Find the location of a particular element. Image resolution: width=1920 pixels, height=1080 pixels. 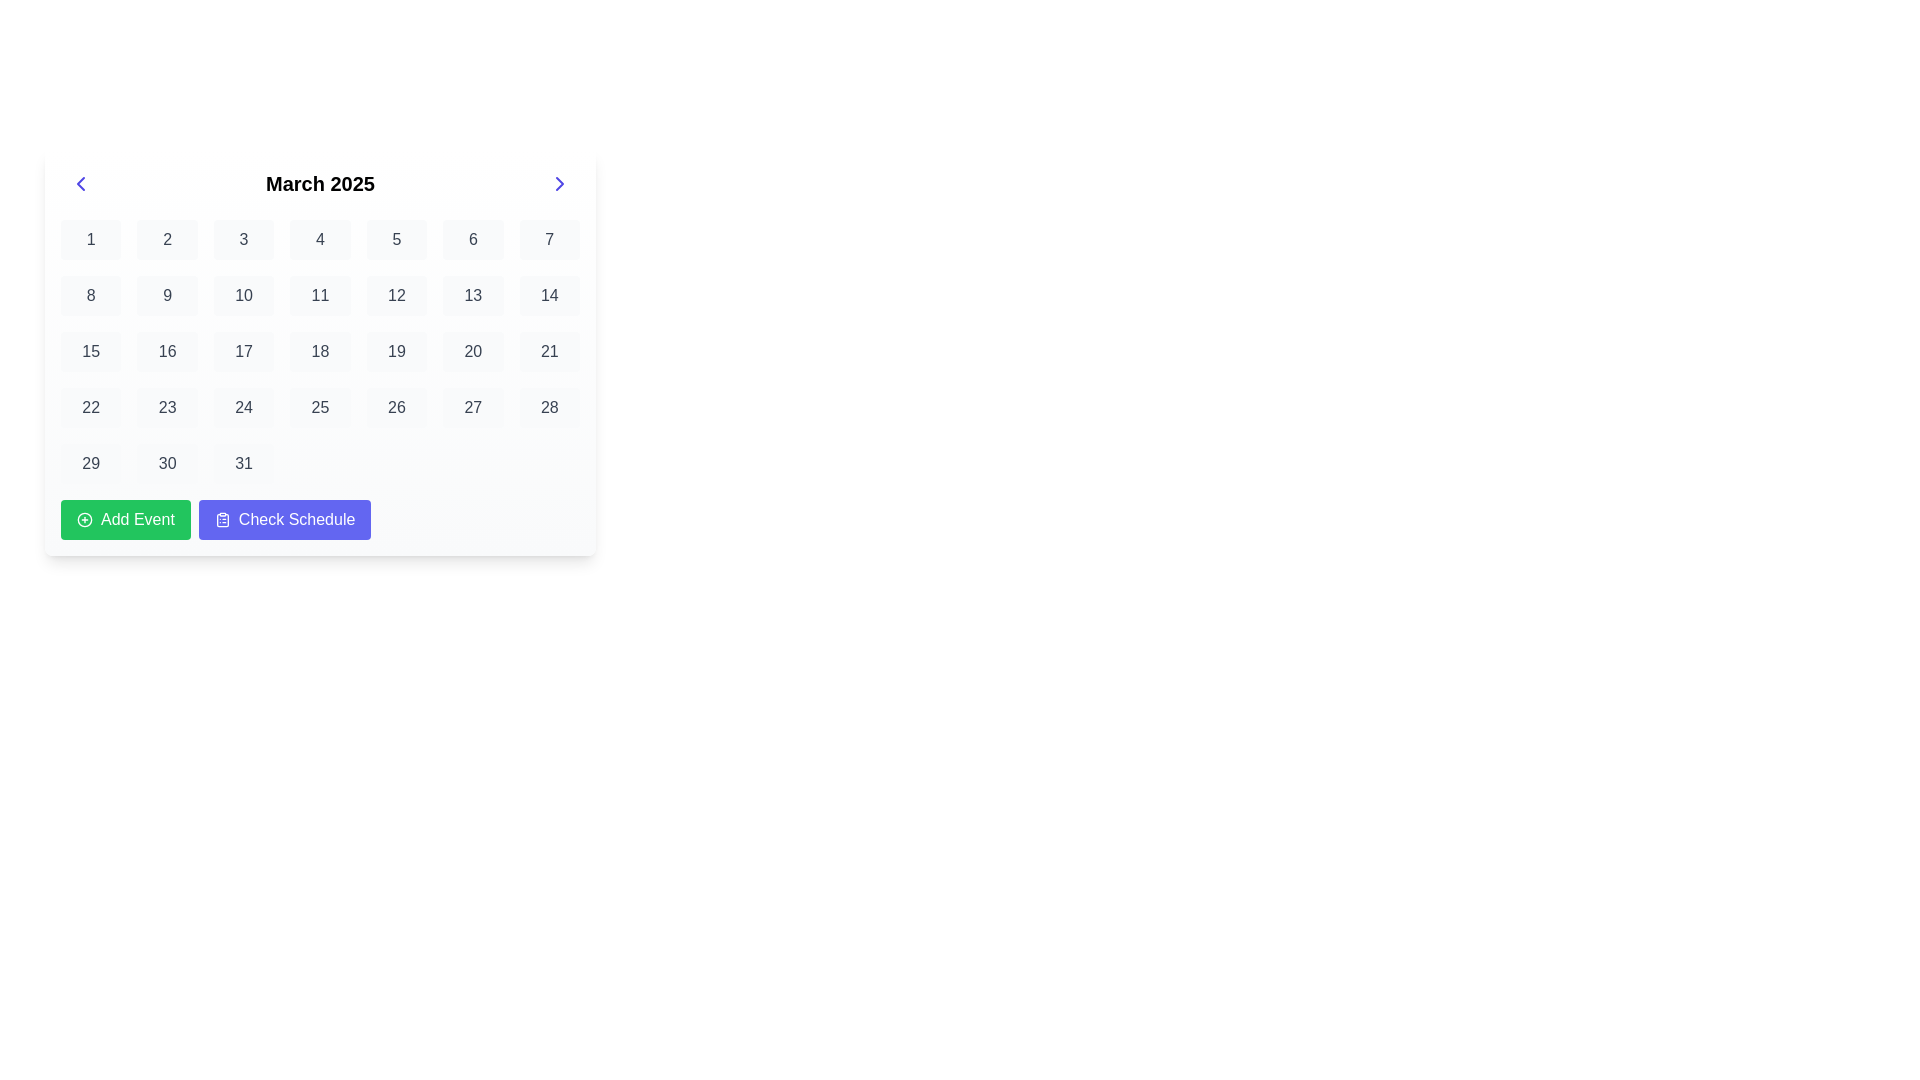

the button representing the date '9' in the second row and second column of the calendar interface is located at coordinates (167, 296).